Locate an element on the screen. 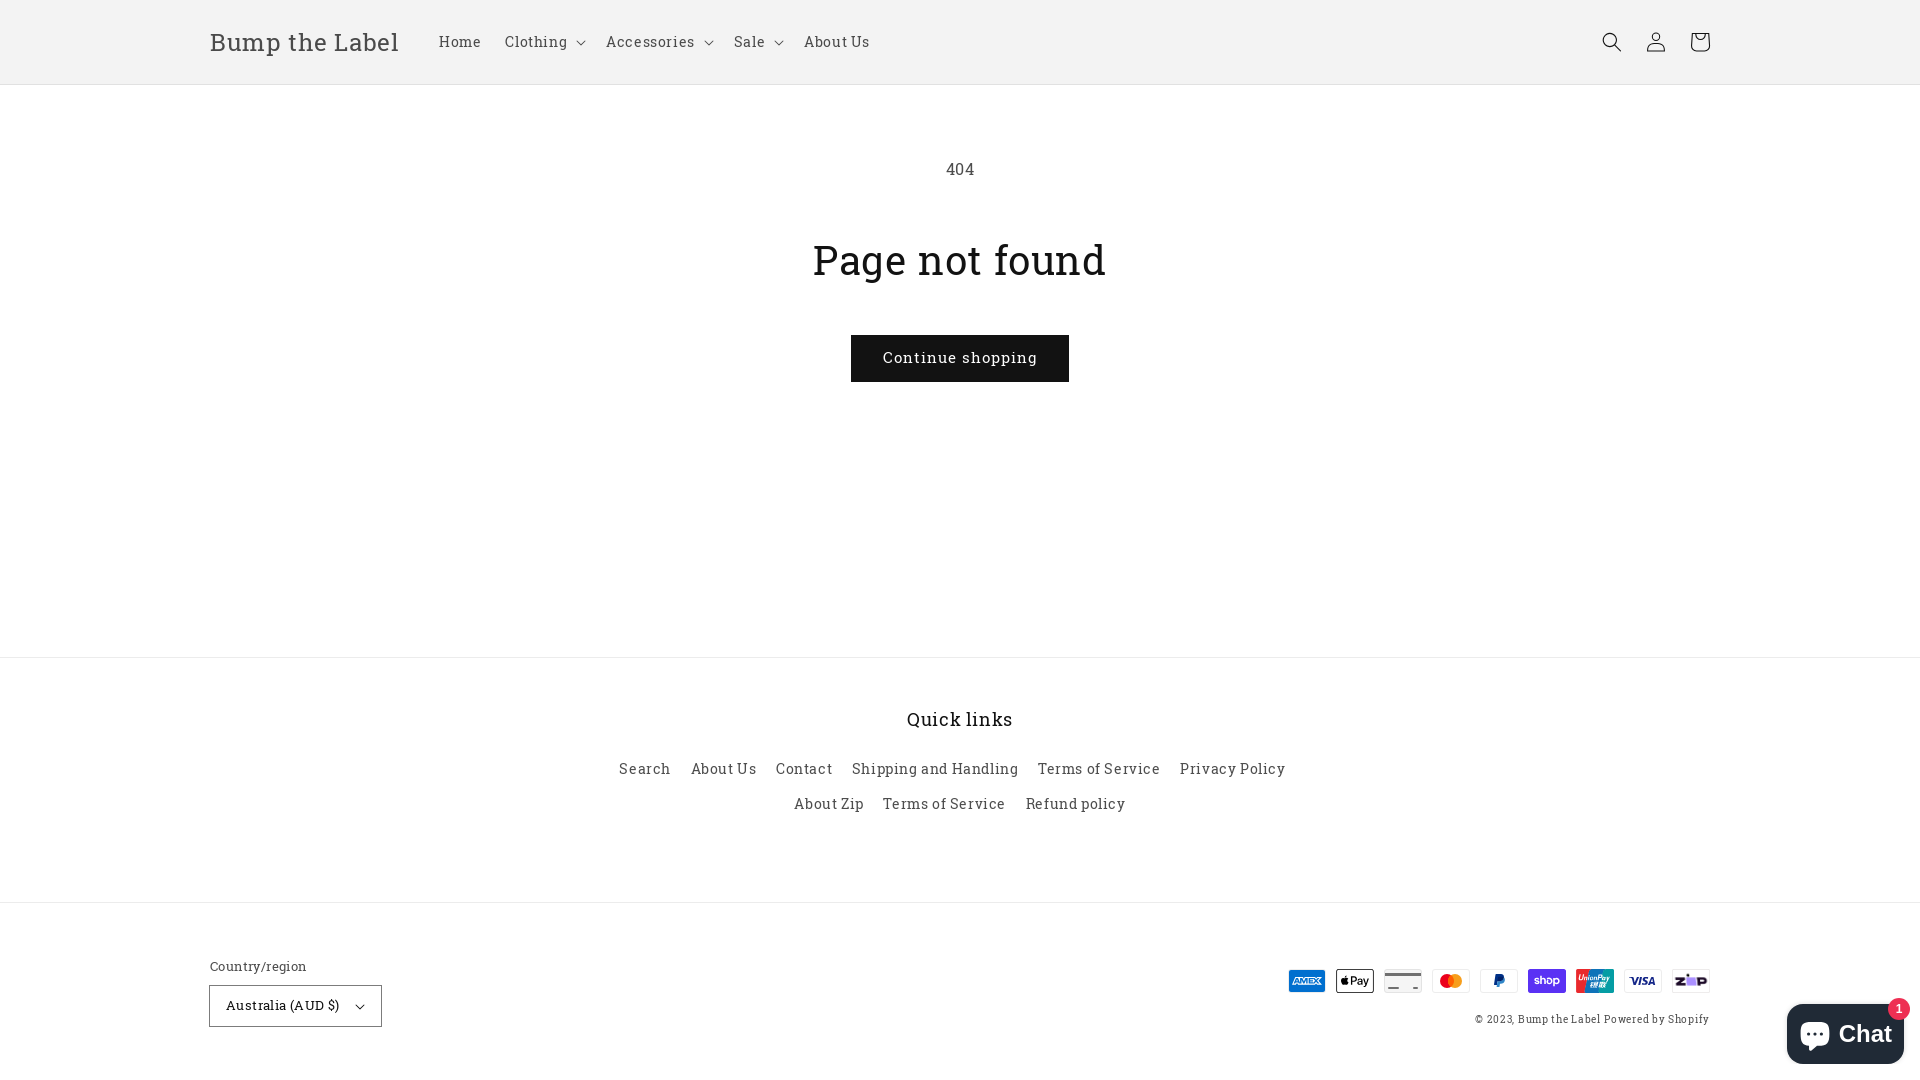 This screenshot has height=1080, width=1920. 'Refund policy' is located at coordinates (1074, 802).